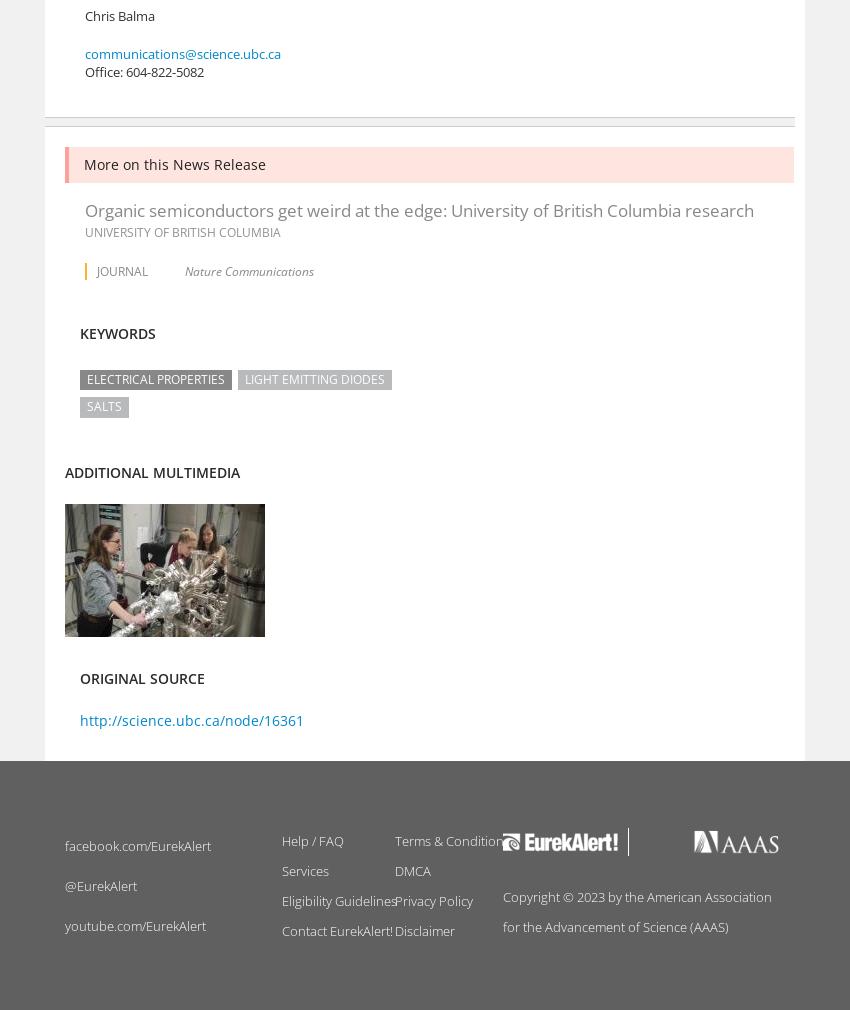  What do you see at coordinates (304, 871) in the screenshot?
I see `'Services'` at bounding box center [304, 871].